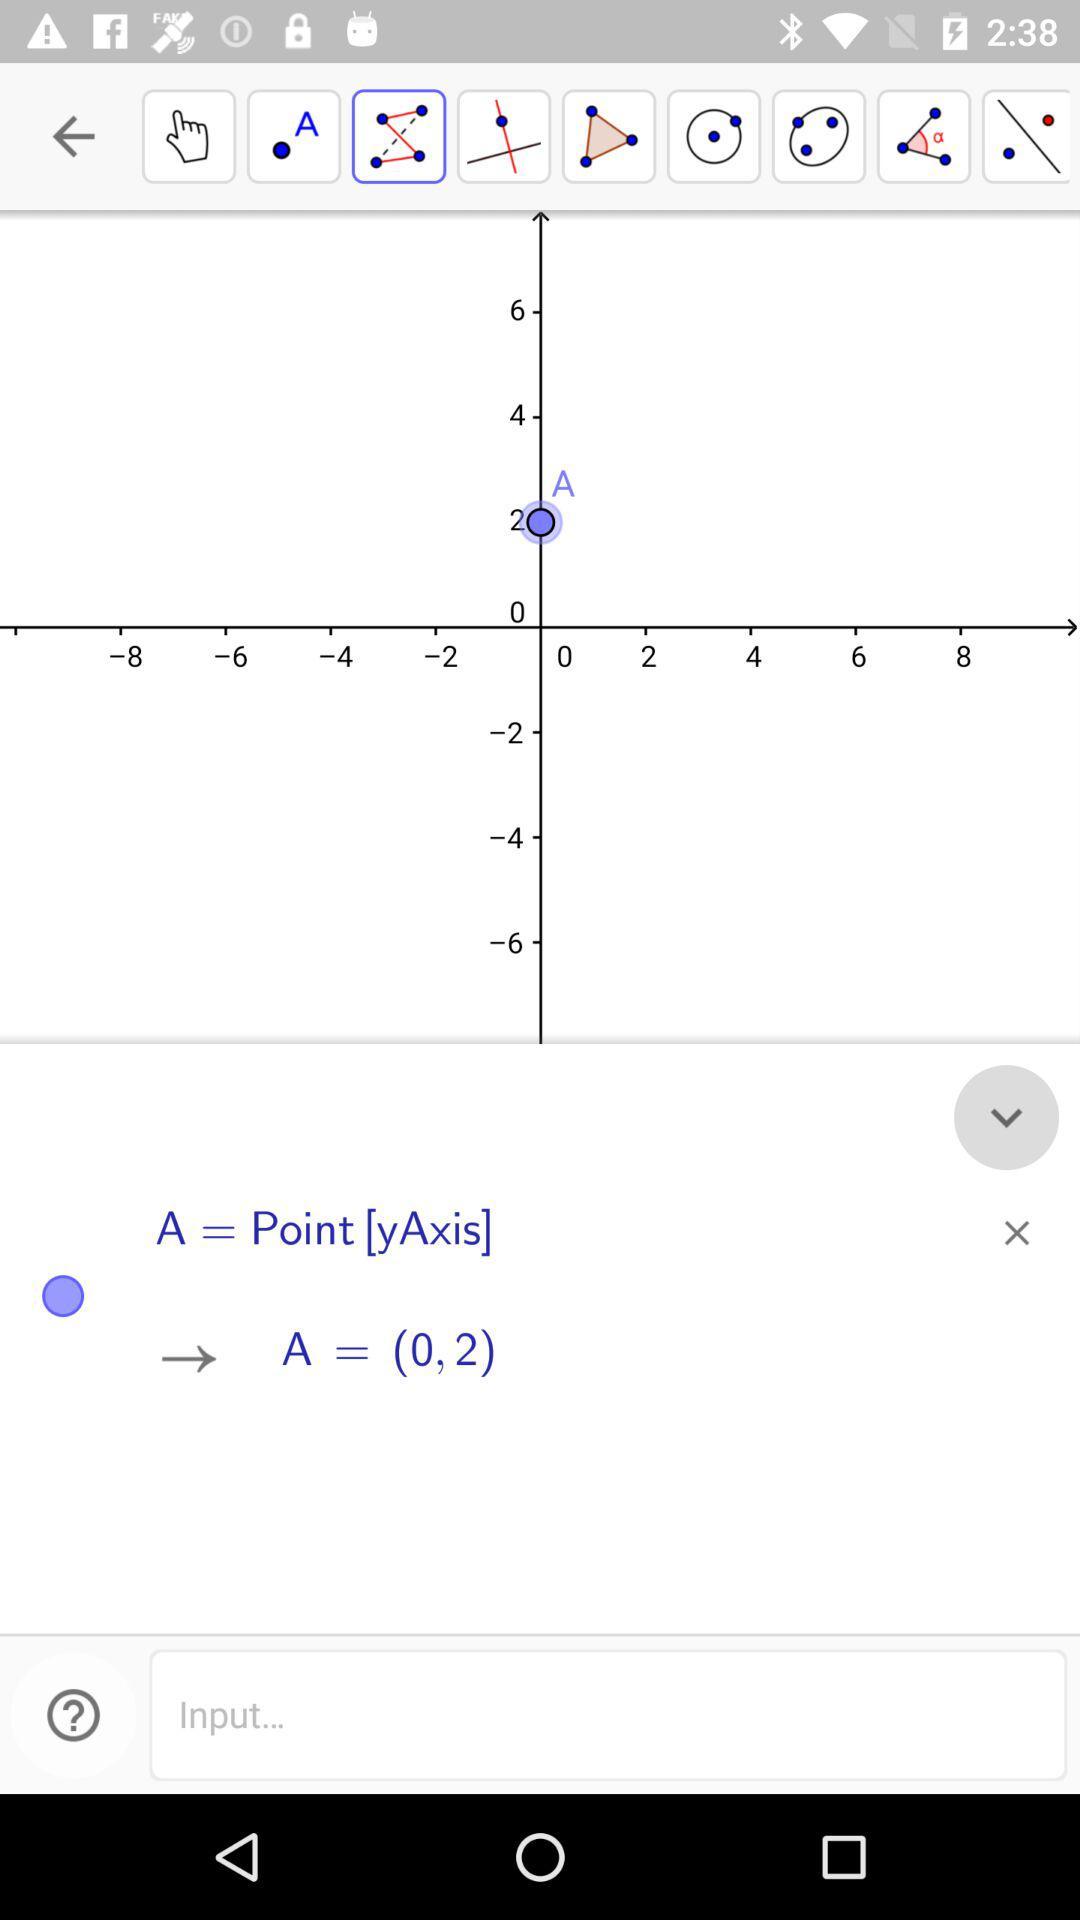 Image resolution: width=1080 pixels, height=1920 pixels. What do you see at coordinates (189, 1358) in the screenshot?
I see `on arrow mark` at bounding box center [189, 1358].